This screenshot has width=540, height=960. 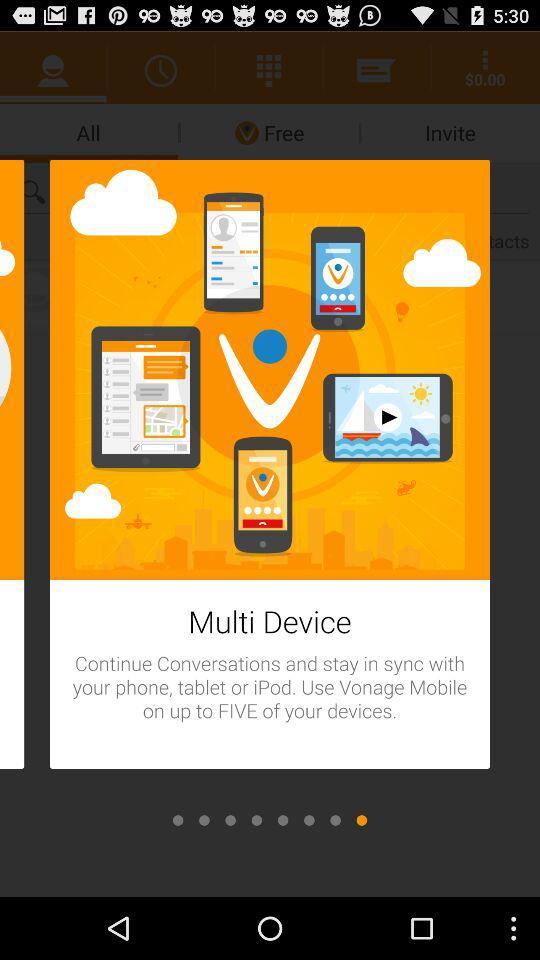 What do you see at coordinates (178, 820) in the screenshot?
I see `swipe image` at bounding box center [178, 820].